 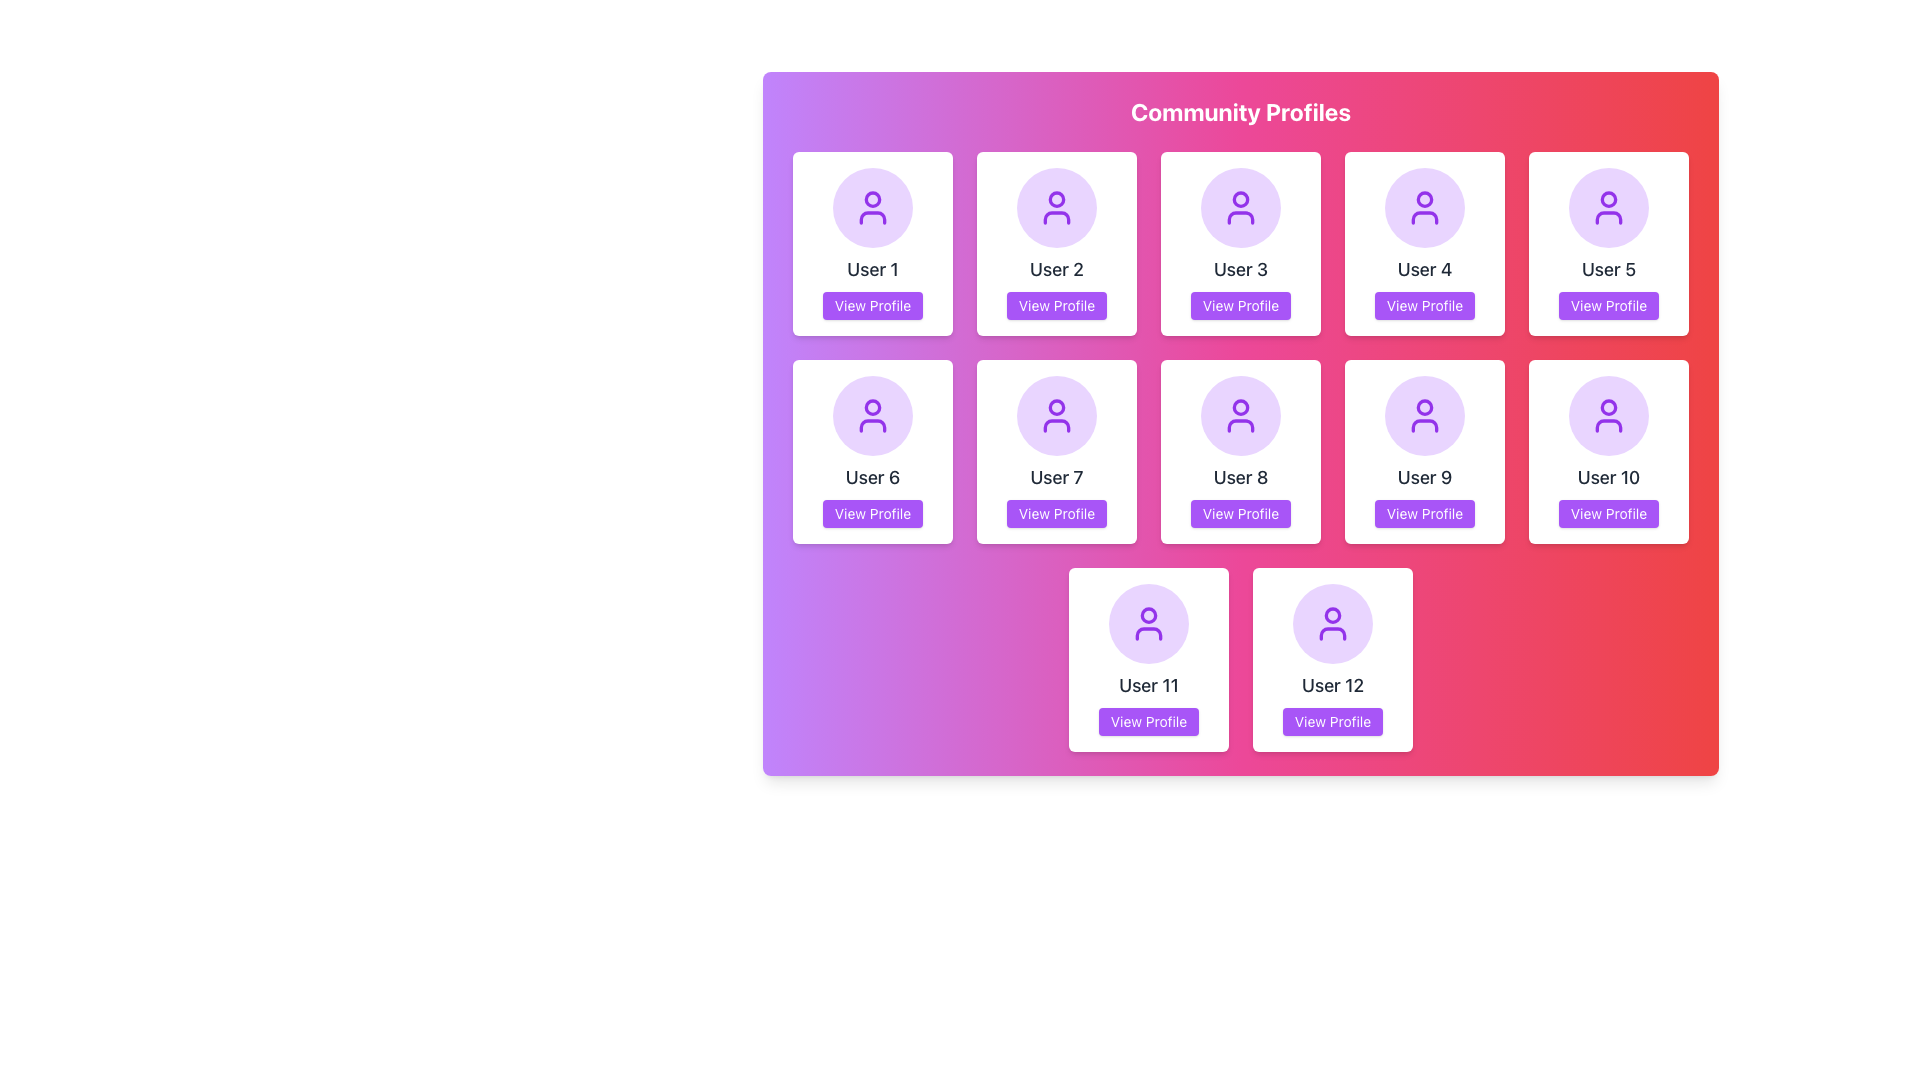 I want to click on the 'View Profile' button with a purple background located in the ninth user profile card, so click(x=1424, y=512).